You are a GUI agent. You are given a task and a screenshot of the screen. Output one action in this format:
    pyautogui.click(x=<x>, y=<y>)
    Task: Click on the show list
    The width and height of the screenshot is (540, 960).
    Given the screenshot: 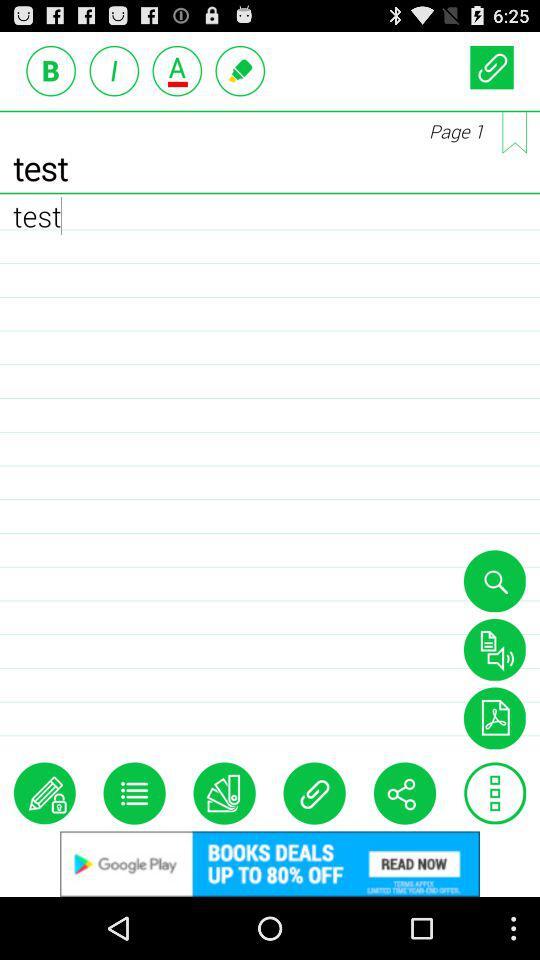 What is the action you would take?
    pyautogui.click(x=134, y=793)
    